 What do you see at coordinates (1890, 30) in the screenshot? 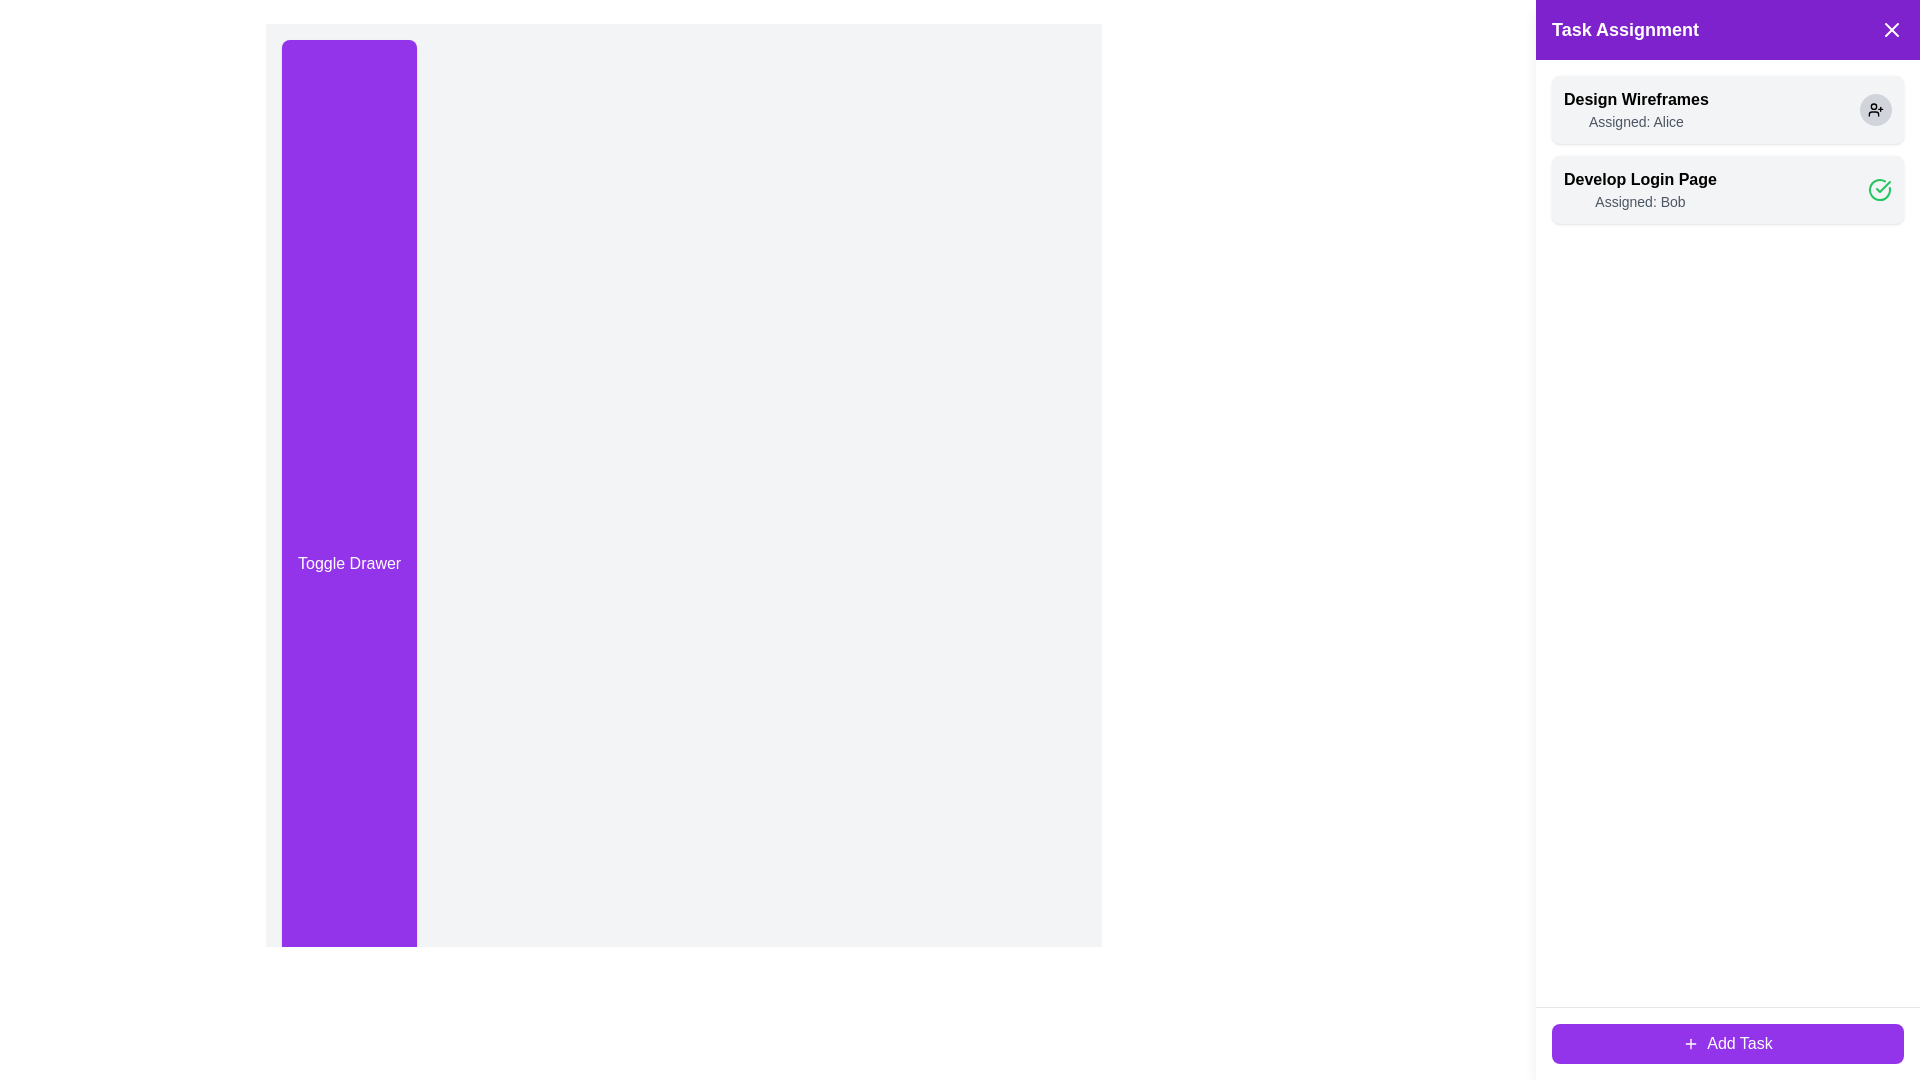
I see `the diagonal cross mark button located in the top-right corner of the 'Task Assignment' panel` at bounding box center [1890, 30].